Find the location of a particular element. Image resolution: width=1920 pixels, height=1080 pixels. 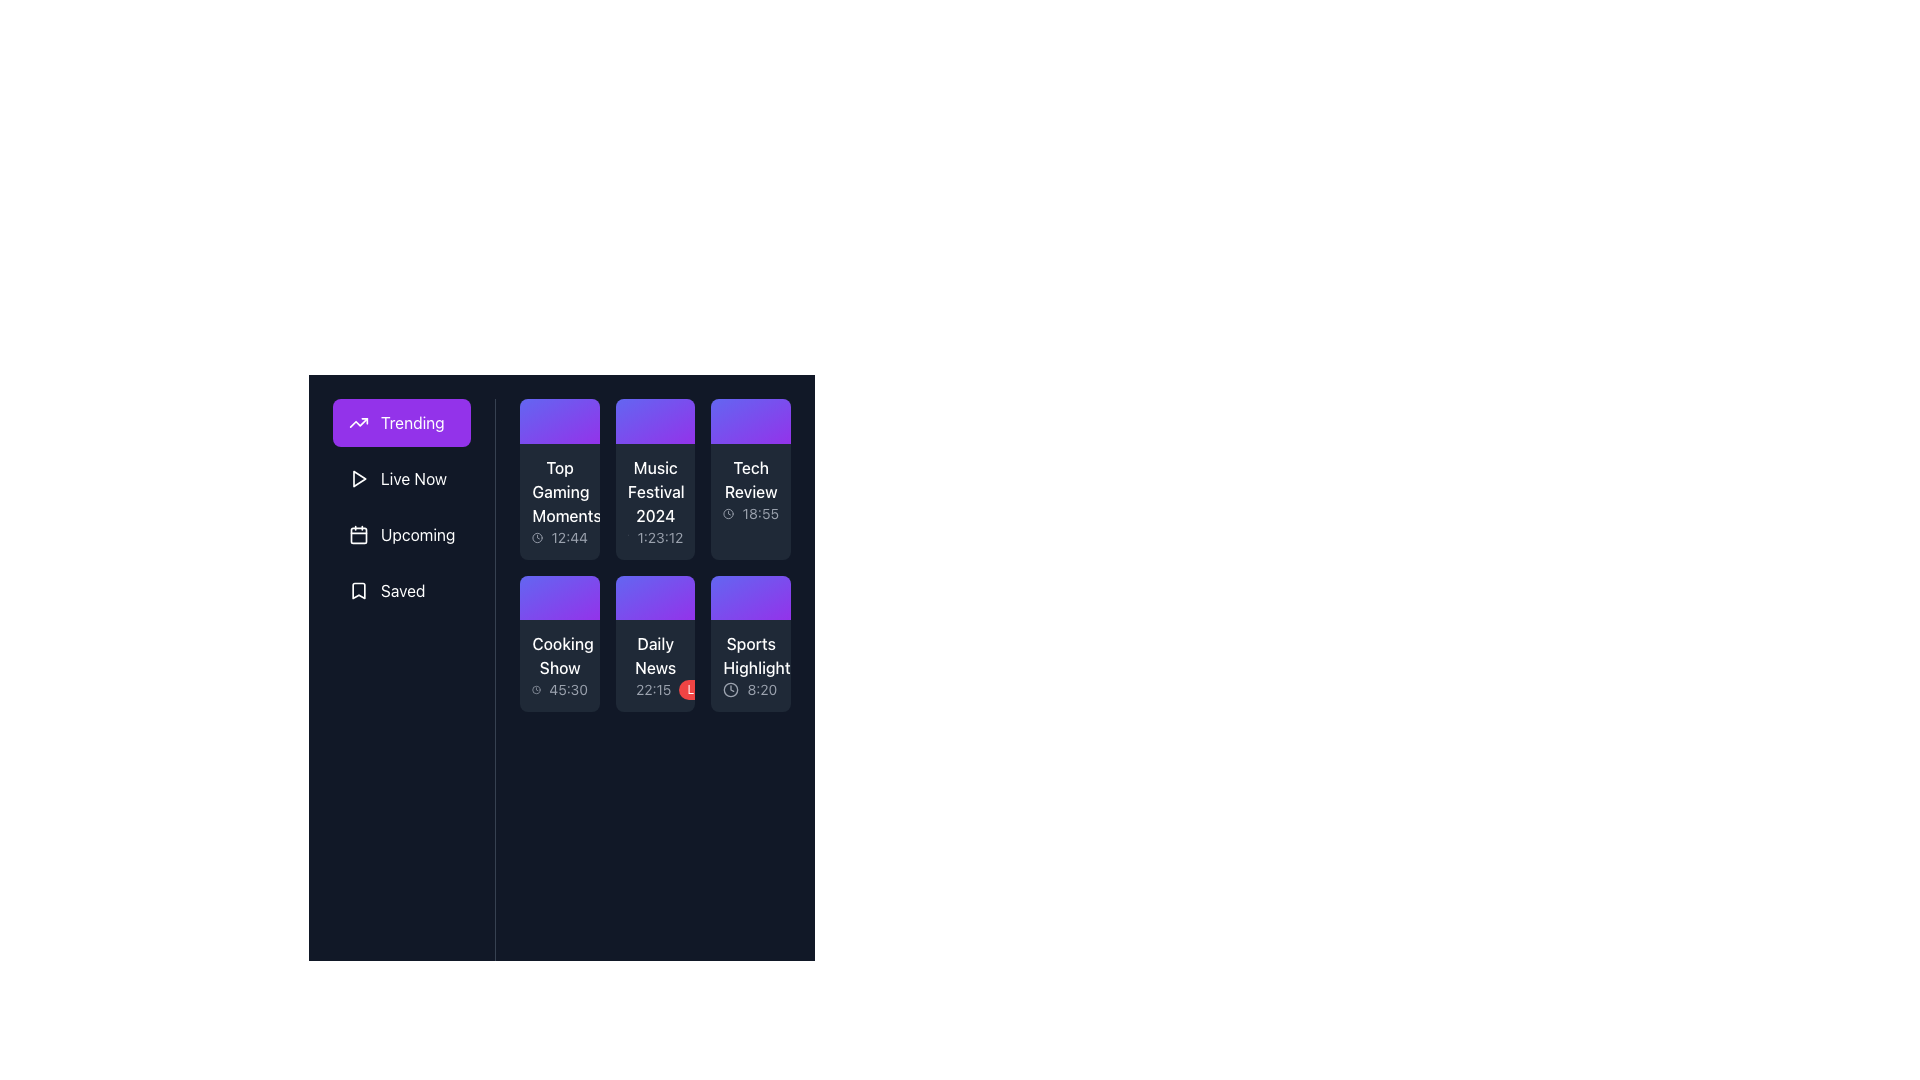

the text display element that serves as a title for the 'Cooking Show' within the 'Trending' grid section is located at coordinates (560, 656).